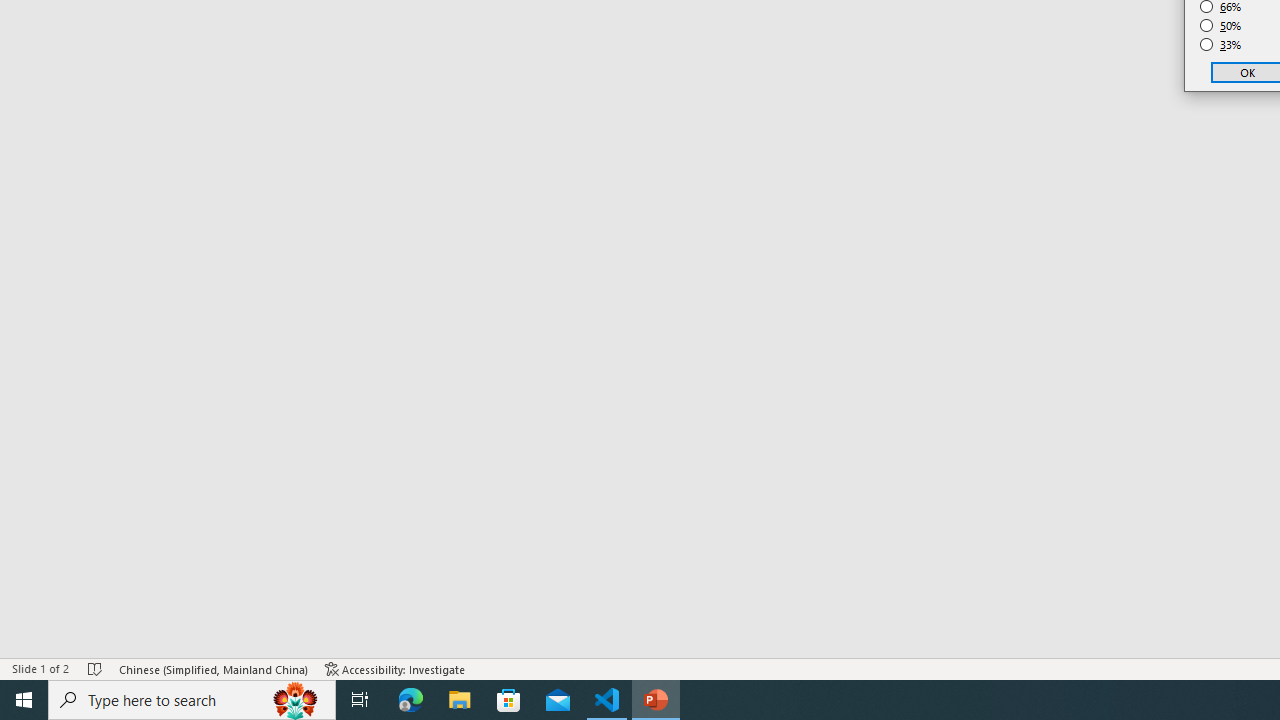 Image resolution: width=1280 pixels, height=720 pixels. I want to click on 'Search highlights icon opens search home window', so click(294, 698).